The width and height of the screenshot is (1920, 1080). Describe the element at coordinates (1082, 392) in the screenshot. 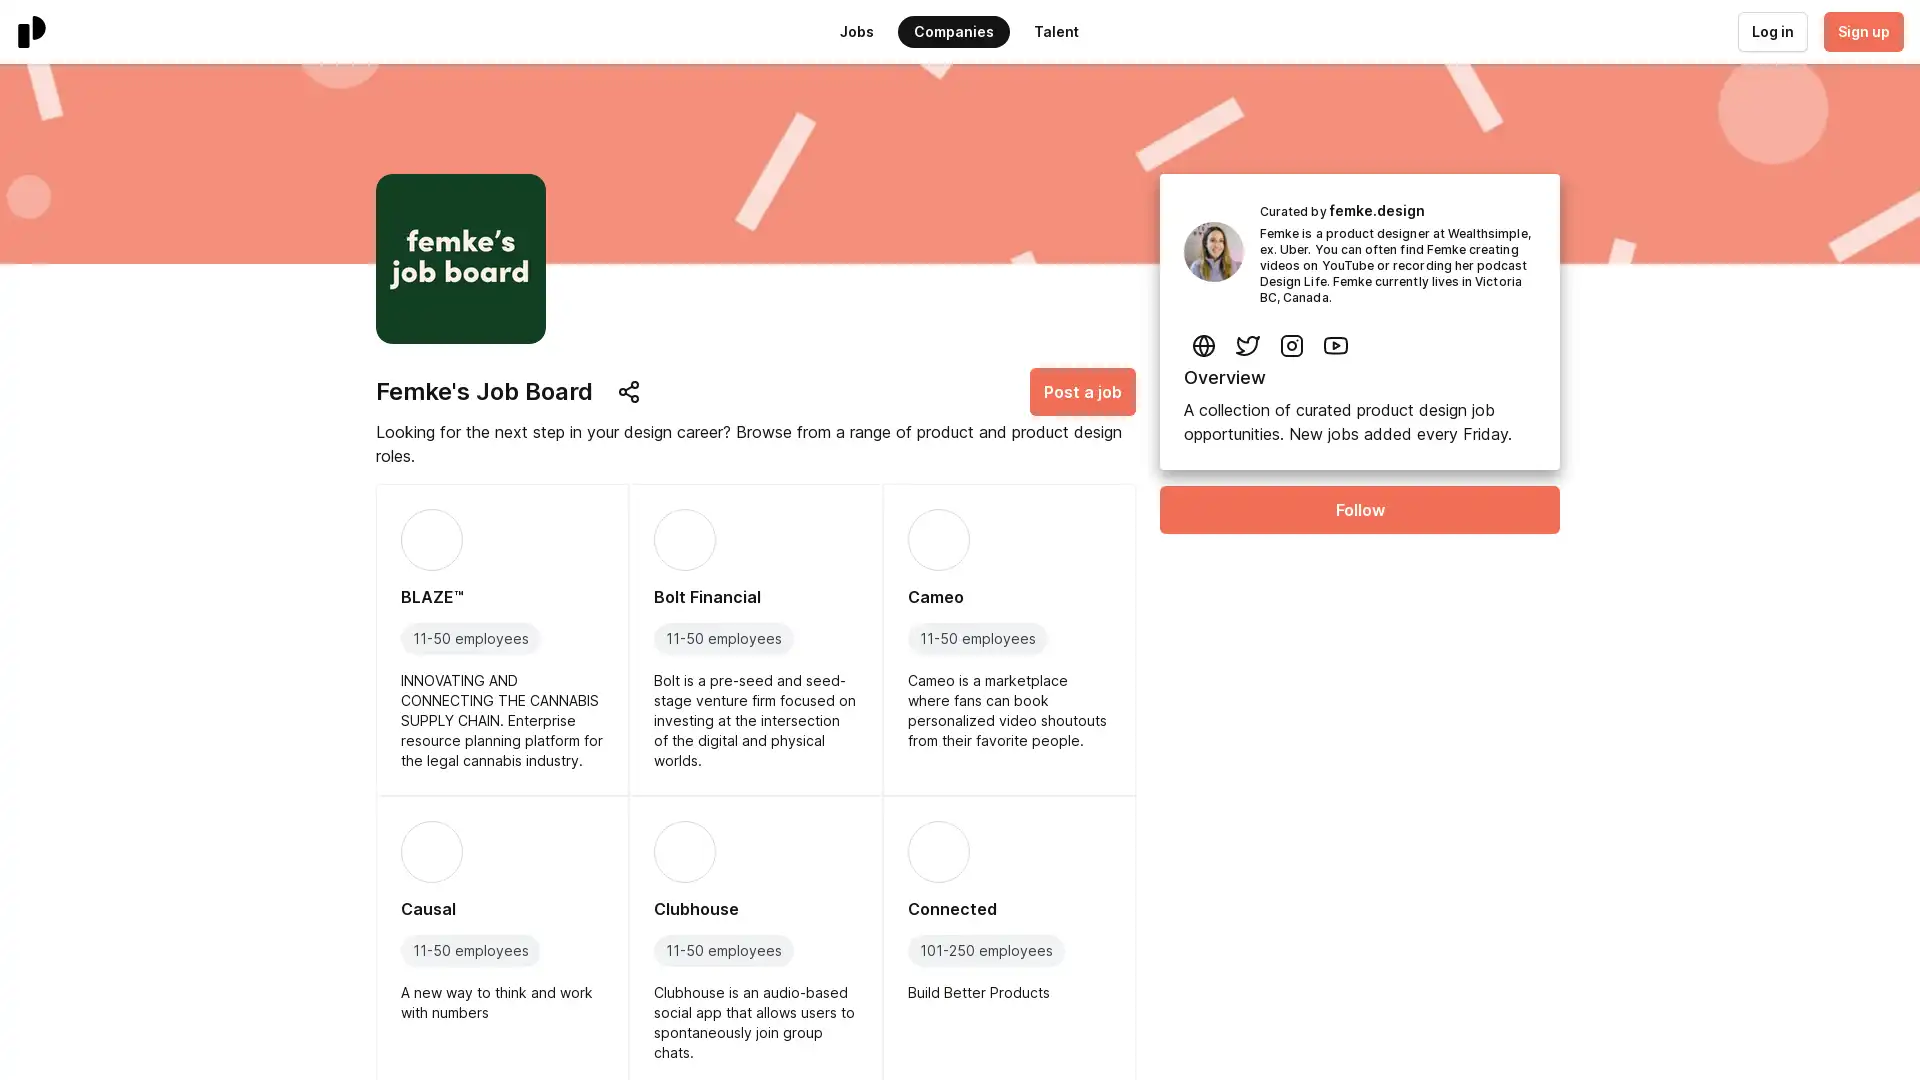

I see `Post a job` at that location.